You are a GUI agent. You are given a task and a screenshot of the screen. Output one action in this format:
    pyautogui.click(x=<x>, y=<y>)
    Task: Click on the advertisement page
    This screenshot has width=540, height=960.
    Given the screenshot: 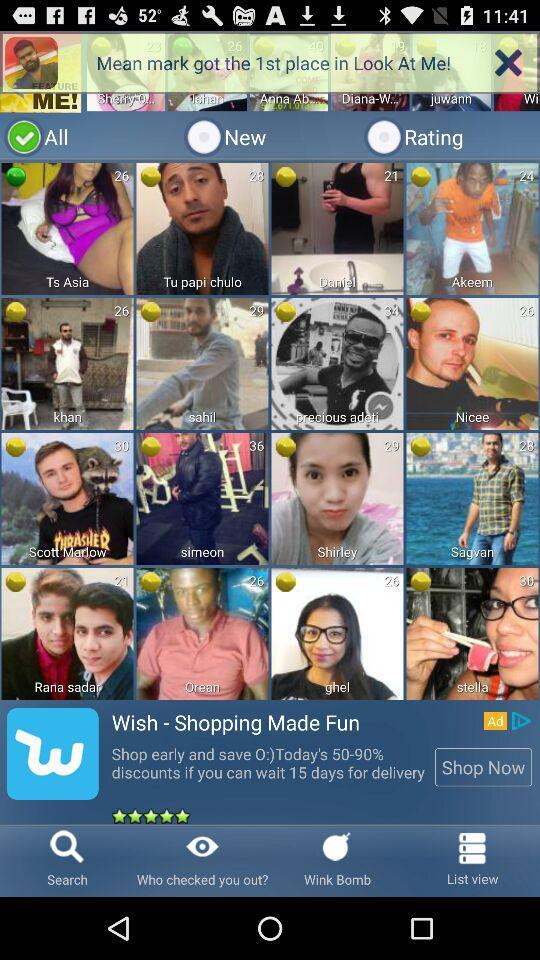 What is the action you would take?
    pyautogui.click(x=270, y=427)
    